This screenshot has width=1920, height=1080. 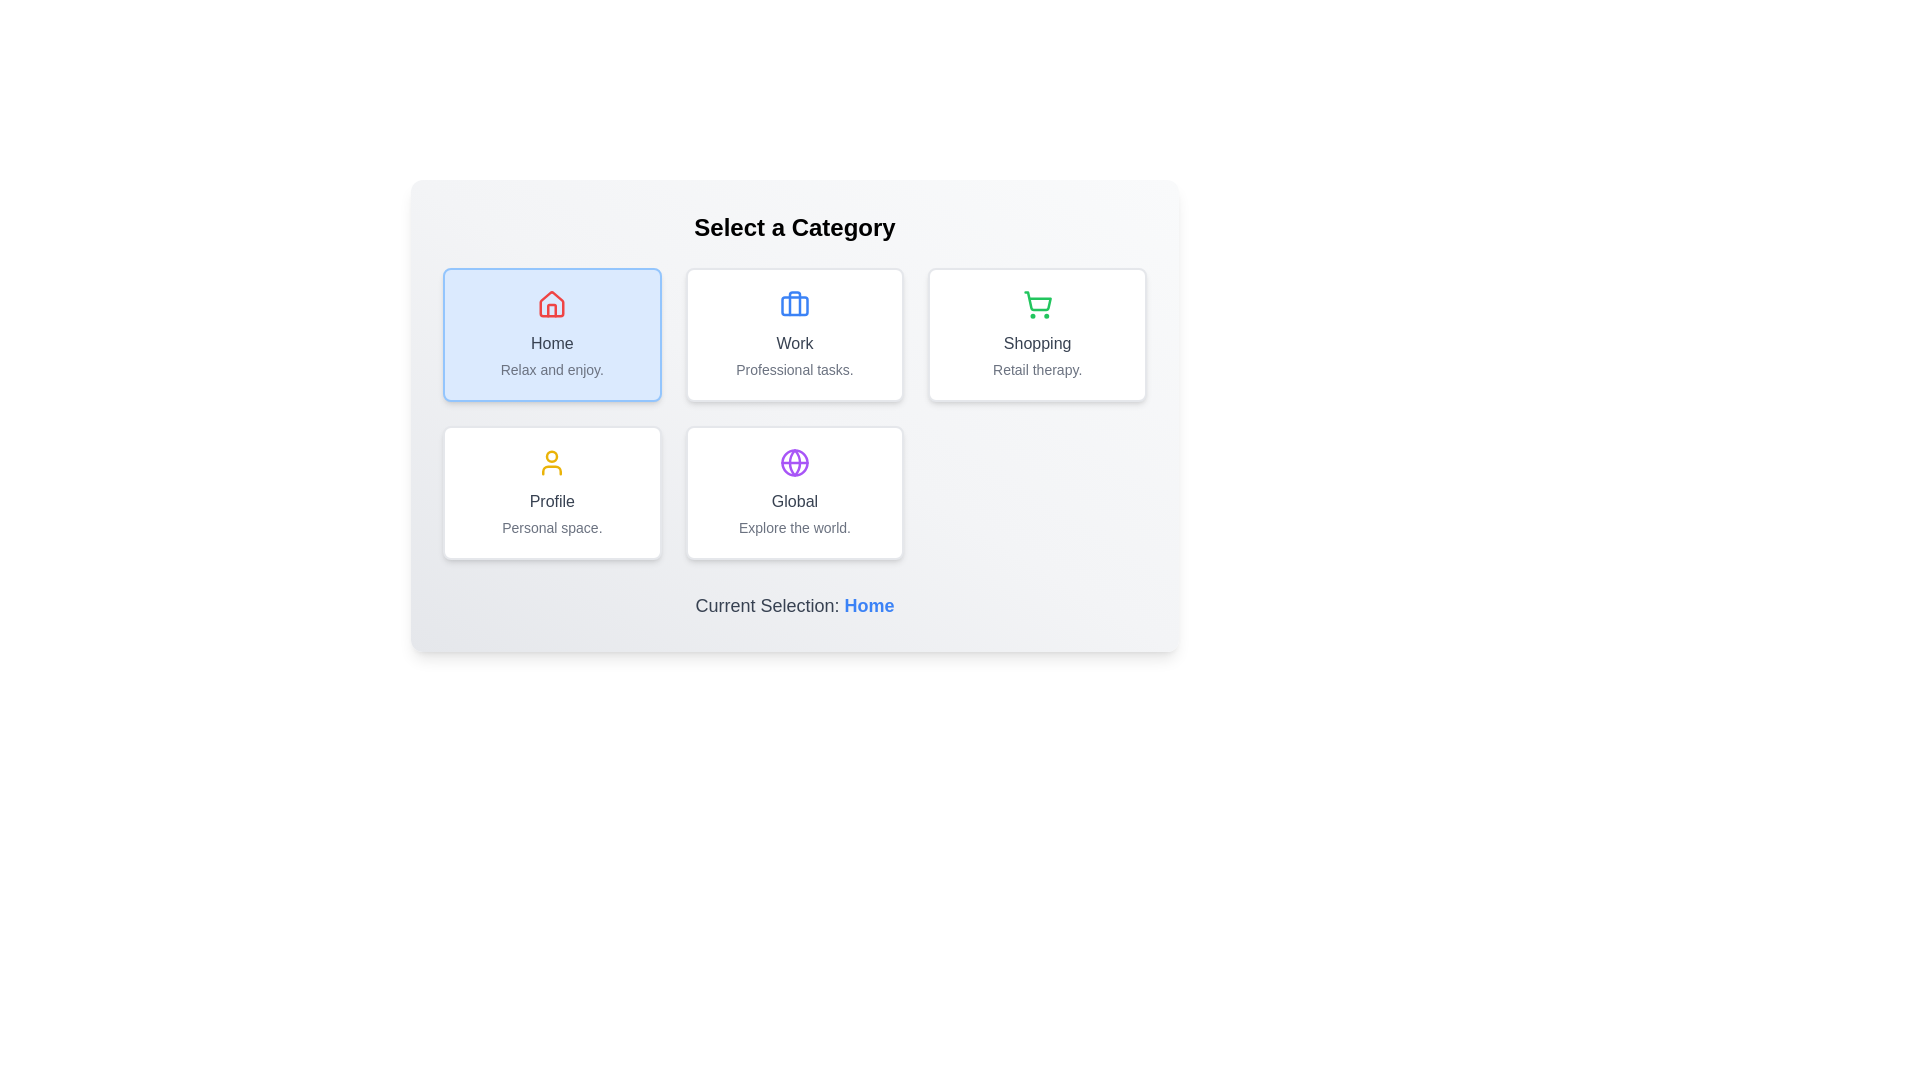 What do you see at coordinates (1037, 334) in the screenshot?
I see `the category Shopping by clicking its corresponding button` at bounding box center [1037, 334].